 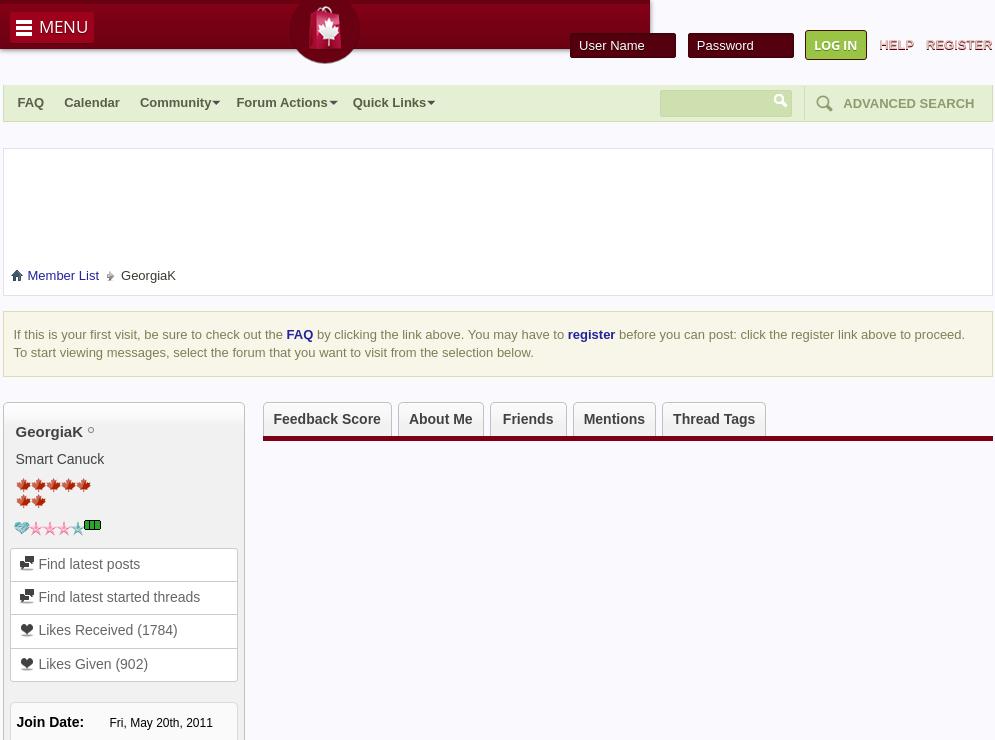 I want to click on 'Forum Actions', so click(x=280, y=102).